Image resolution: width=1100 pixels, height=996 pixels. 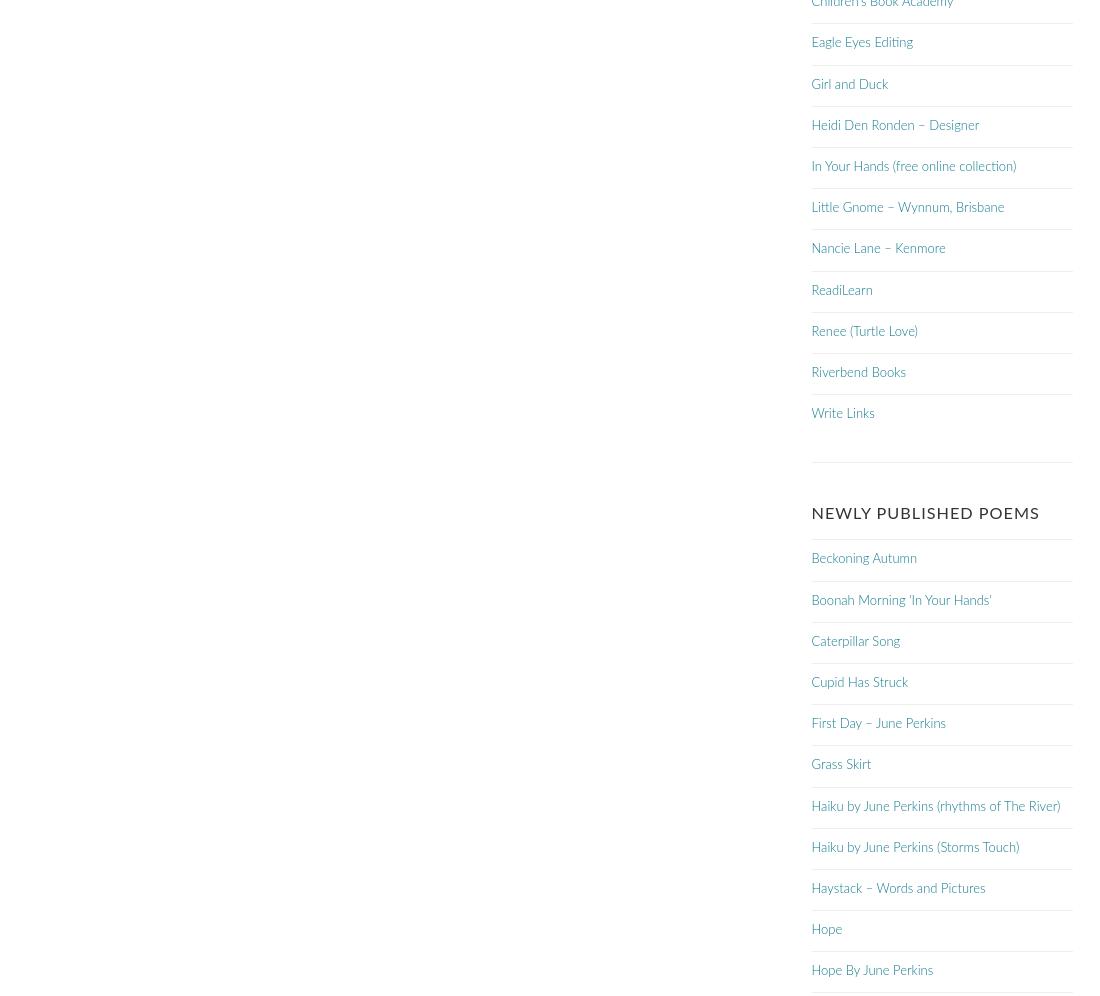 What do you see at coordinates (913, 167) in the screenshot?
I see `'In Your Hands (free online collection)'` at bounding box center [913, 167].